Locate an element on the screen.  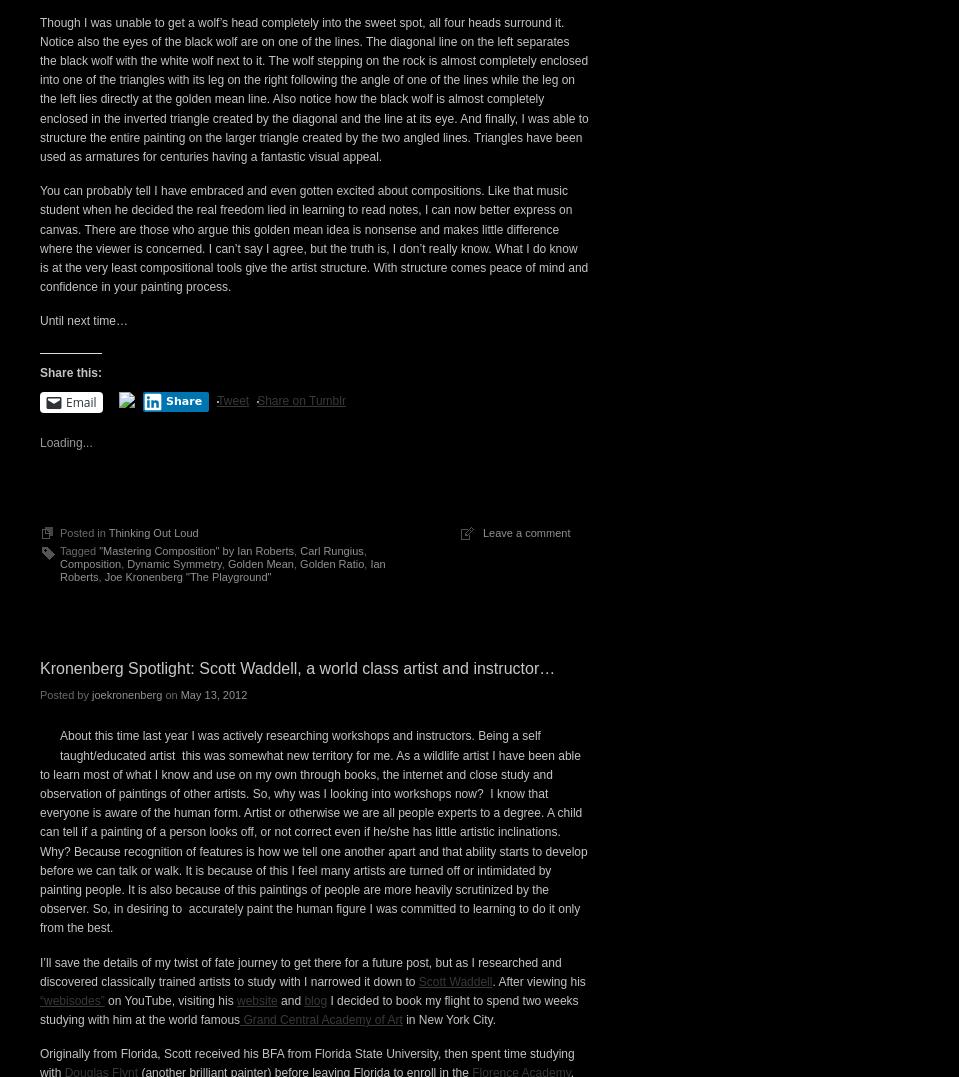
'on' is located at coordinates (169, 1041).